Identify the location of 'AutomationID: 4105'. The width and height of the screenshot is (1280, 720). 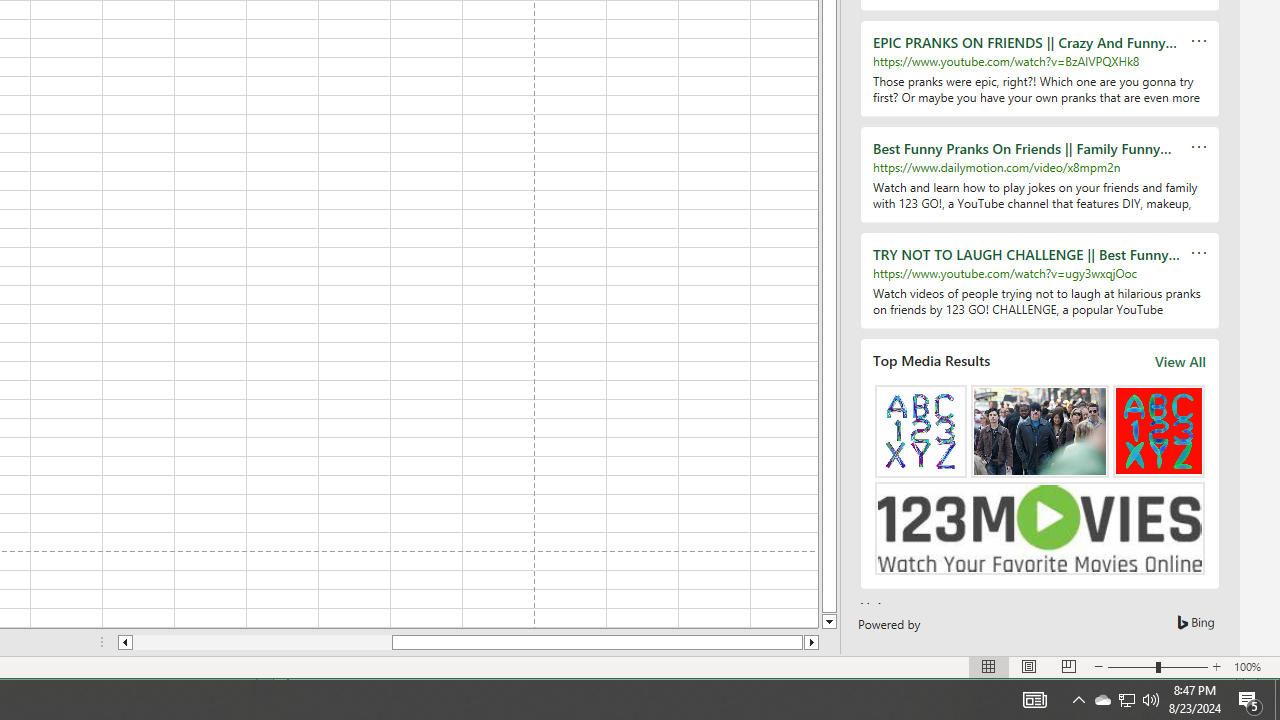
(1034, 698).